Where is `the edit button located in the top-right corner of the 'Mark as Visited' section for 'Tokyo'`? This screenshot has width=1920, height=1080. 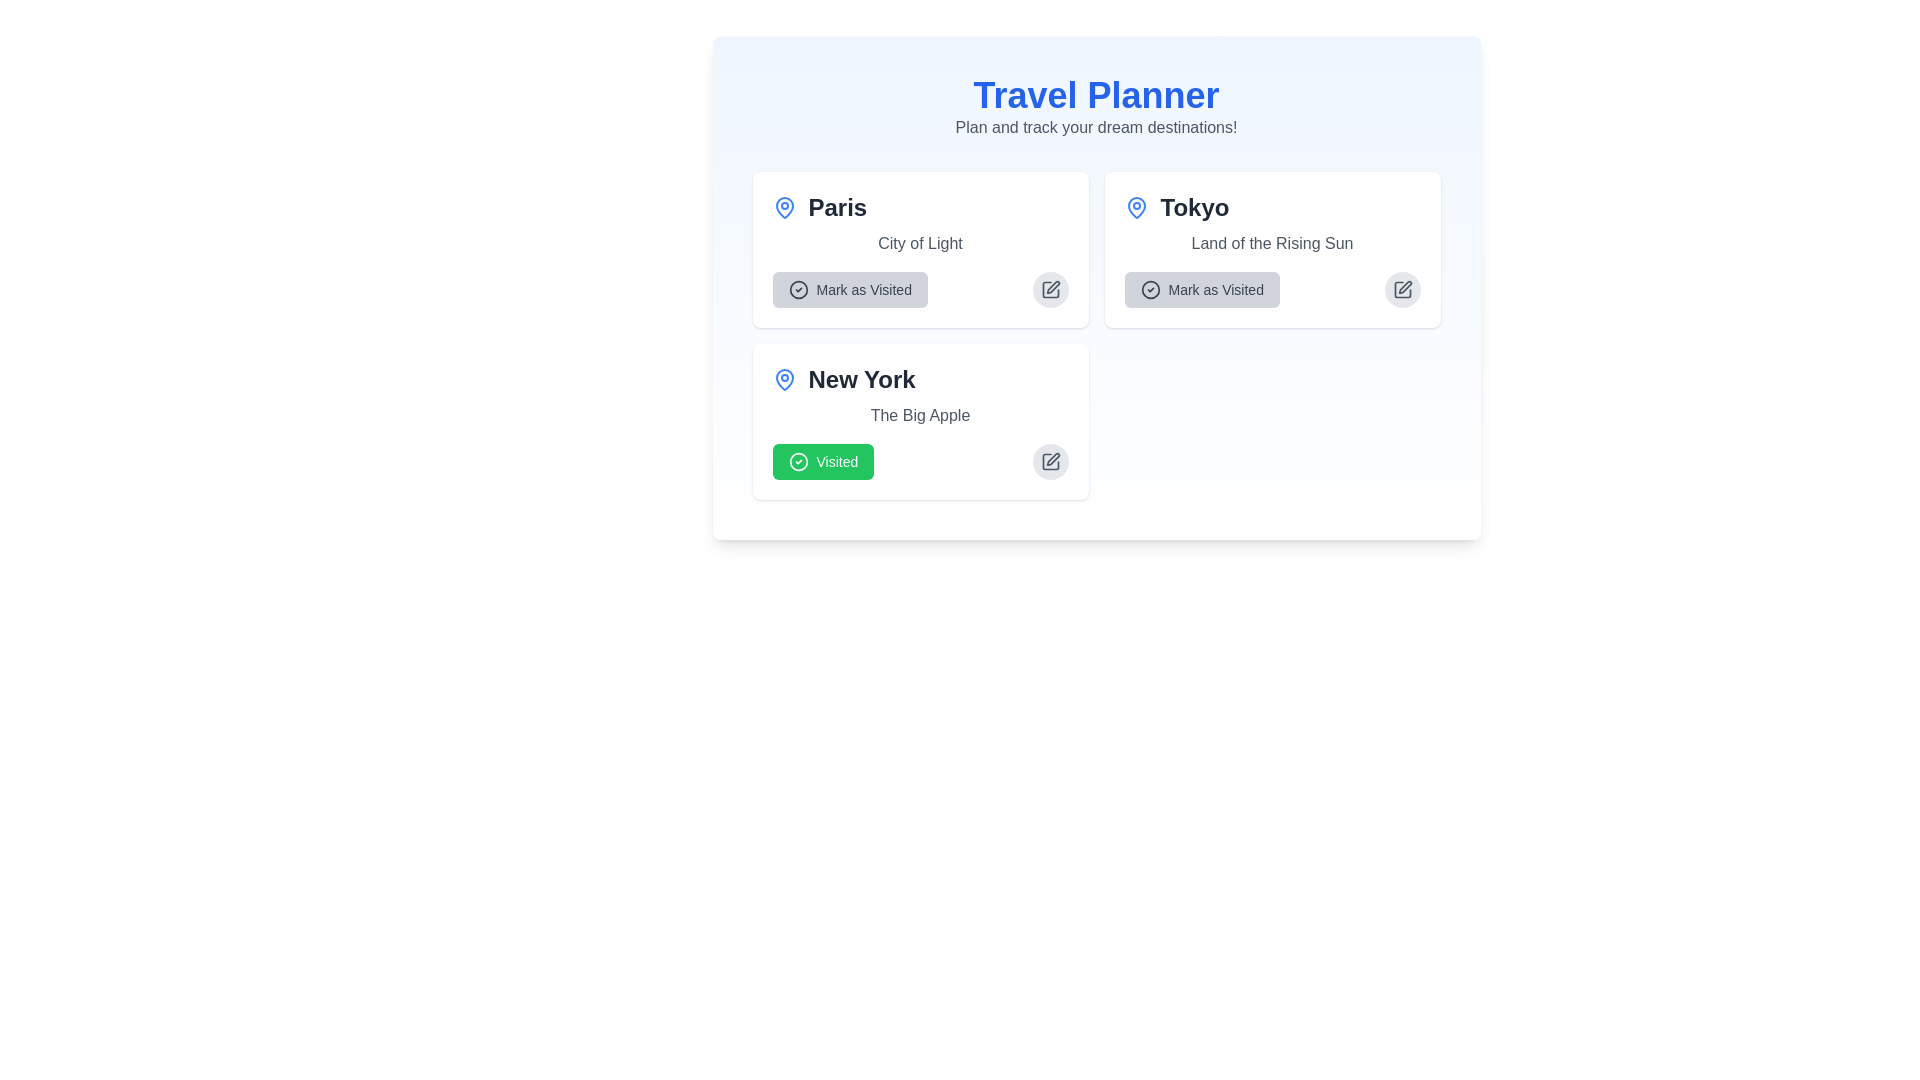 the edit button located in the top-right corner of the 'Mark as Visited' section for 'Tokyo' is located at coordinates (1401, 289).